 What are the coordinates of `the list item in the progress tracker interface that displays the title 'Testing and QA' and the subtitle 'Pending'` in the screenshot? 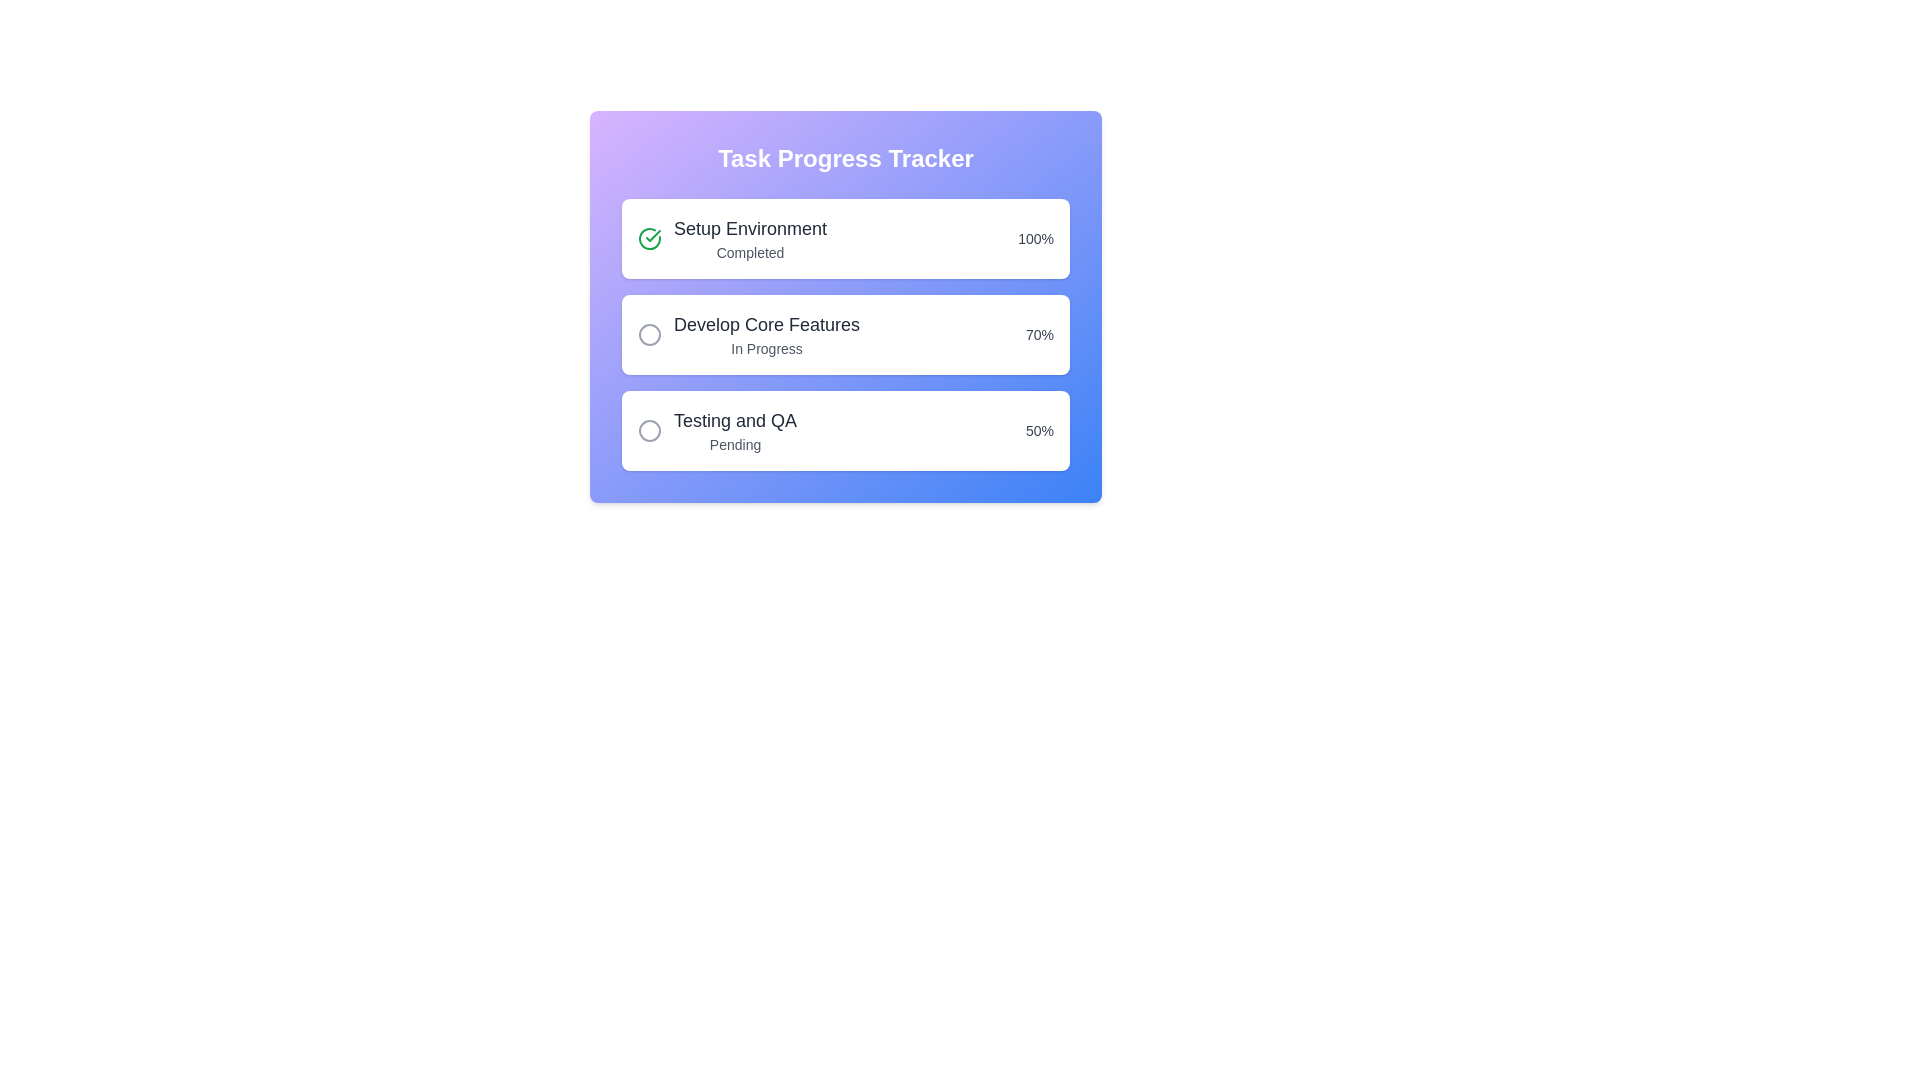 It's located at (717, 430).